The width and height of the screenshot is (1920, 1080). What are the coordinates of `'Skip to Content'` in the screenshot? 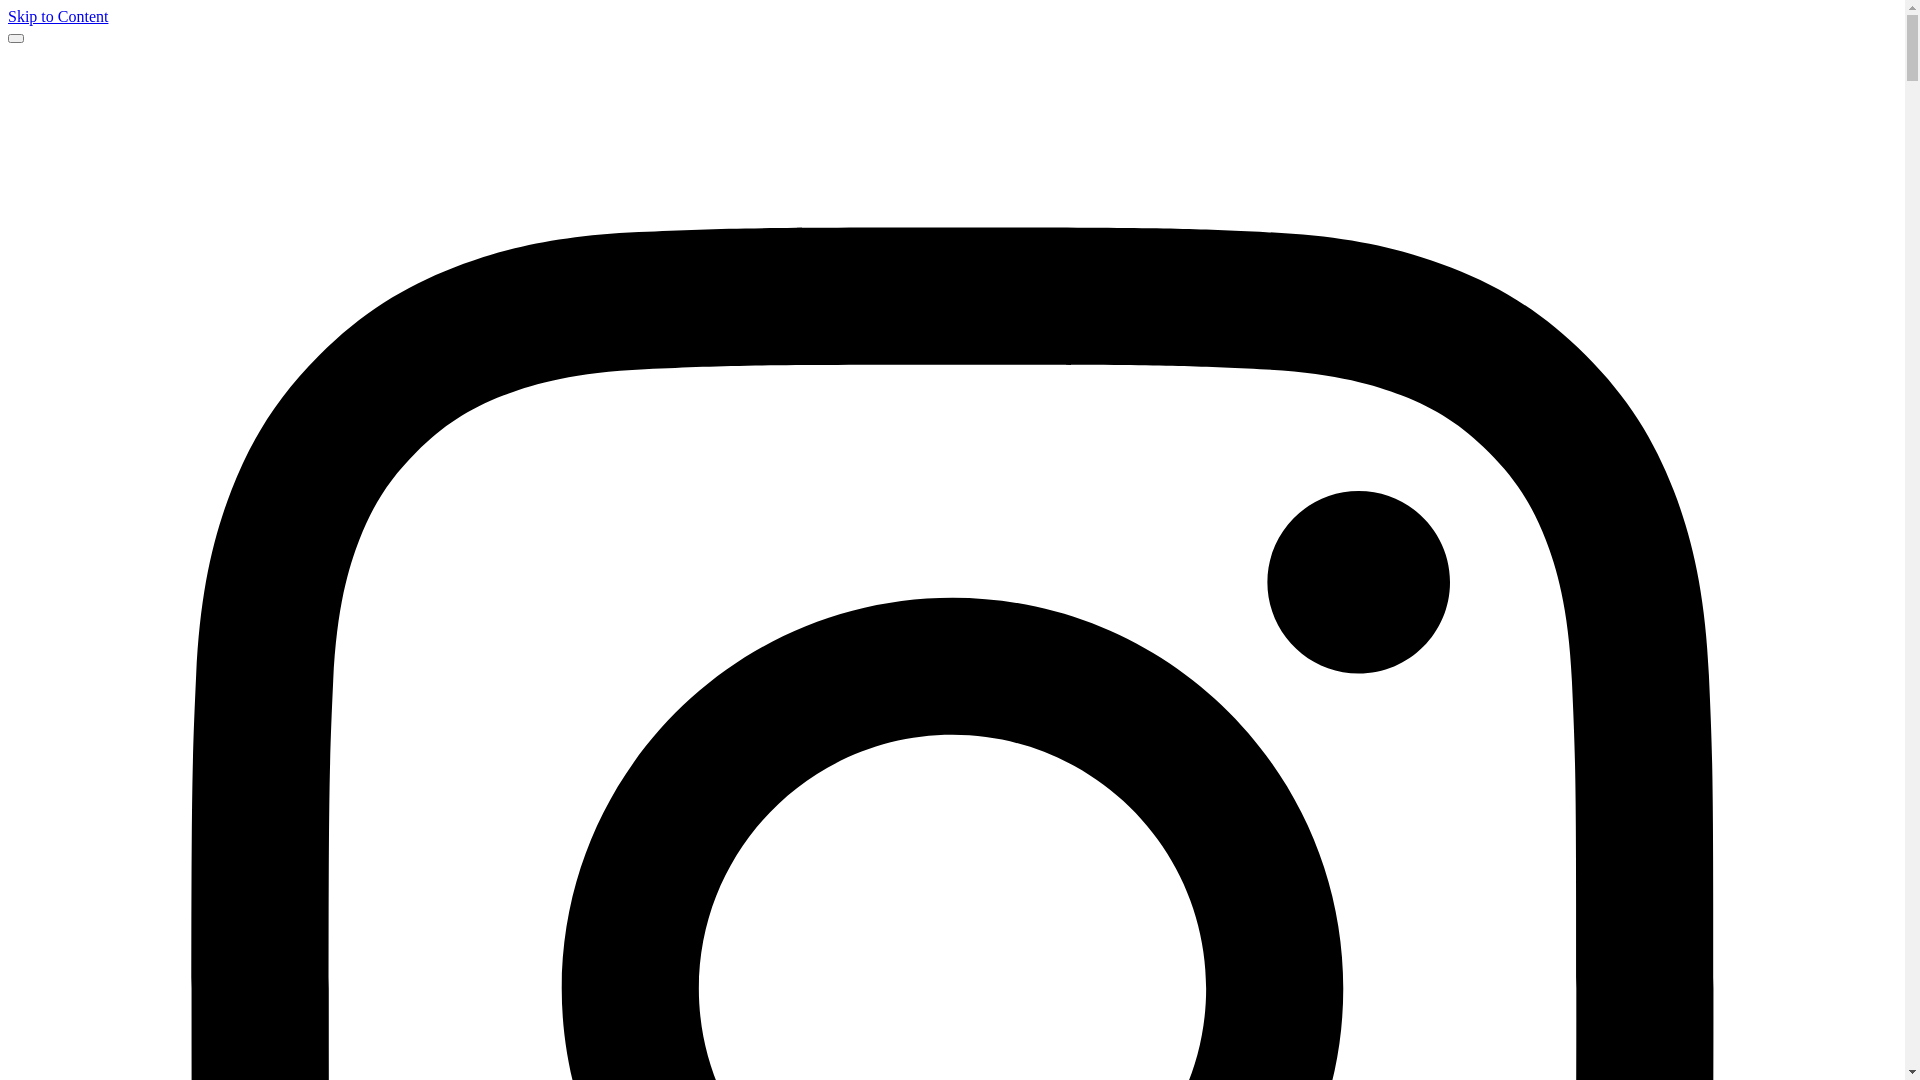 It's located at (57, 16).